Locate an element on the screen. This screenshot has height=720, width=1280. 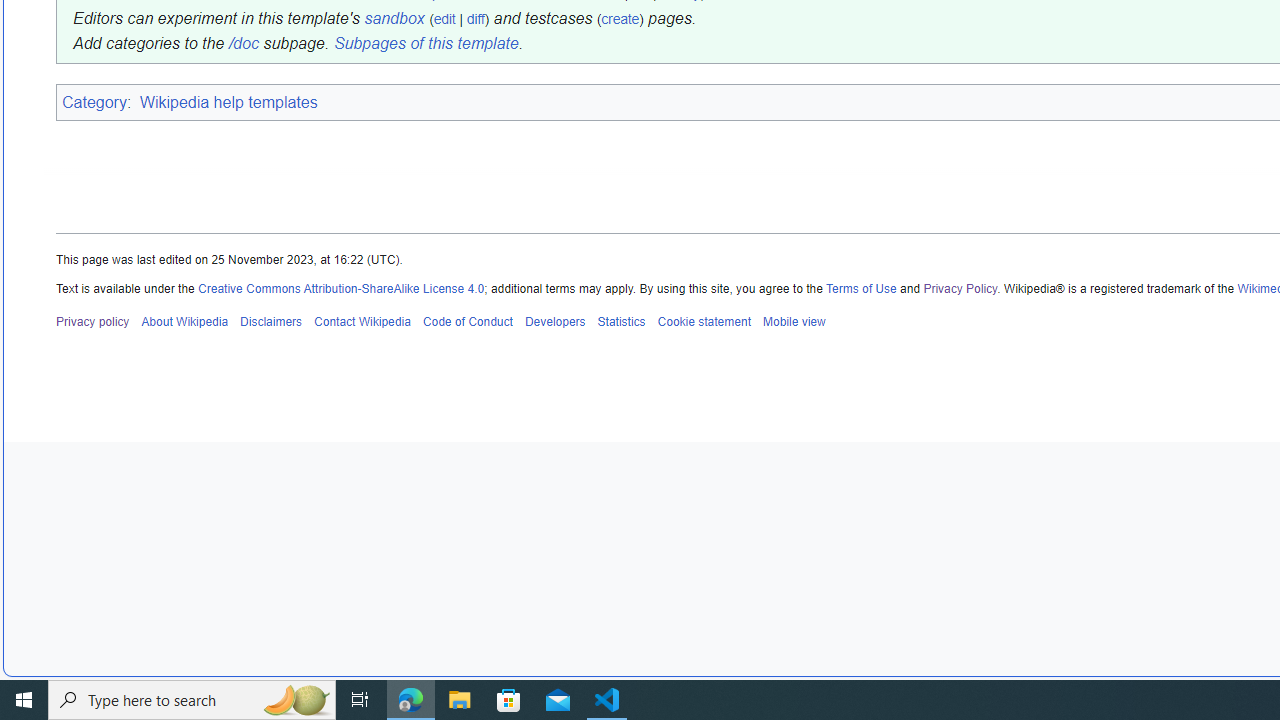
'Disclaimers' is located at coordinates (271, 320).